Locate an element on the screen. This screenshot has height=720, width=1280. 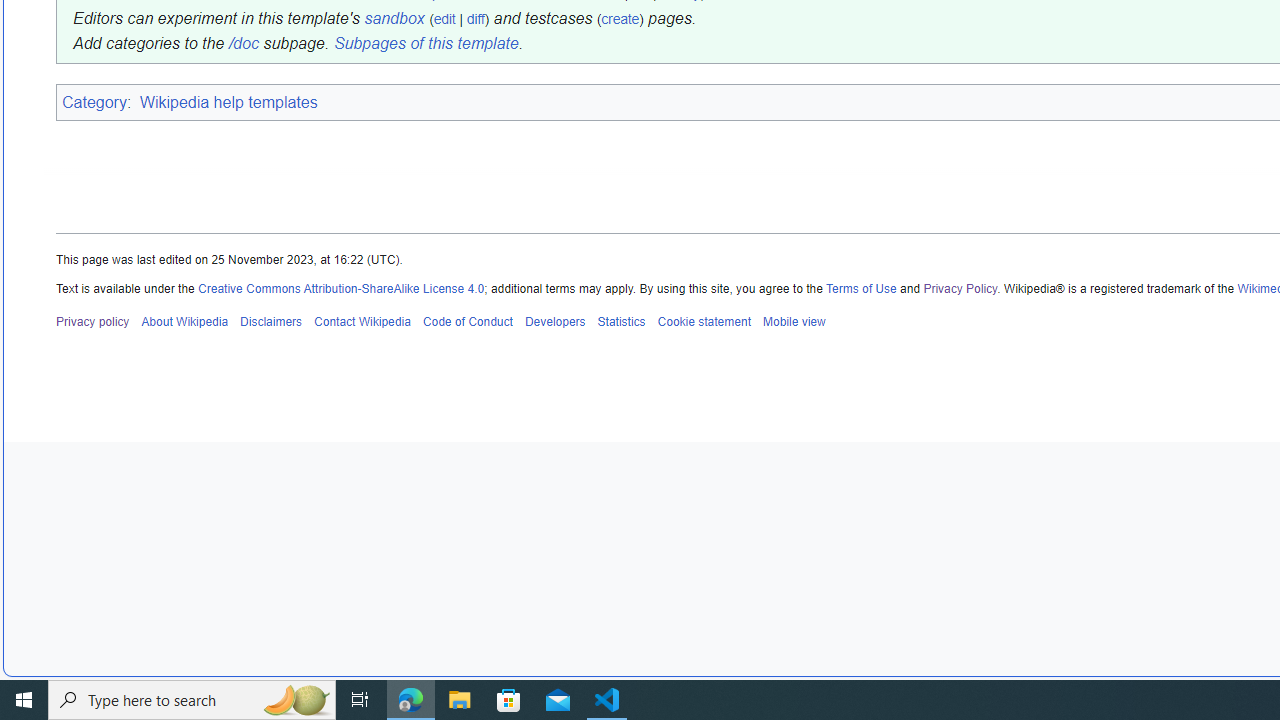
'Disclaimers' is located at coordinates (271, 320).